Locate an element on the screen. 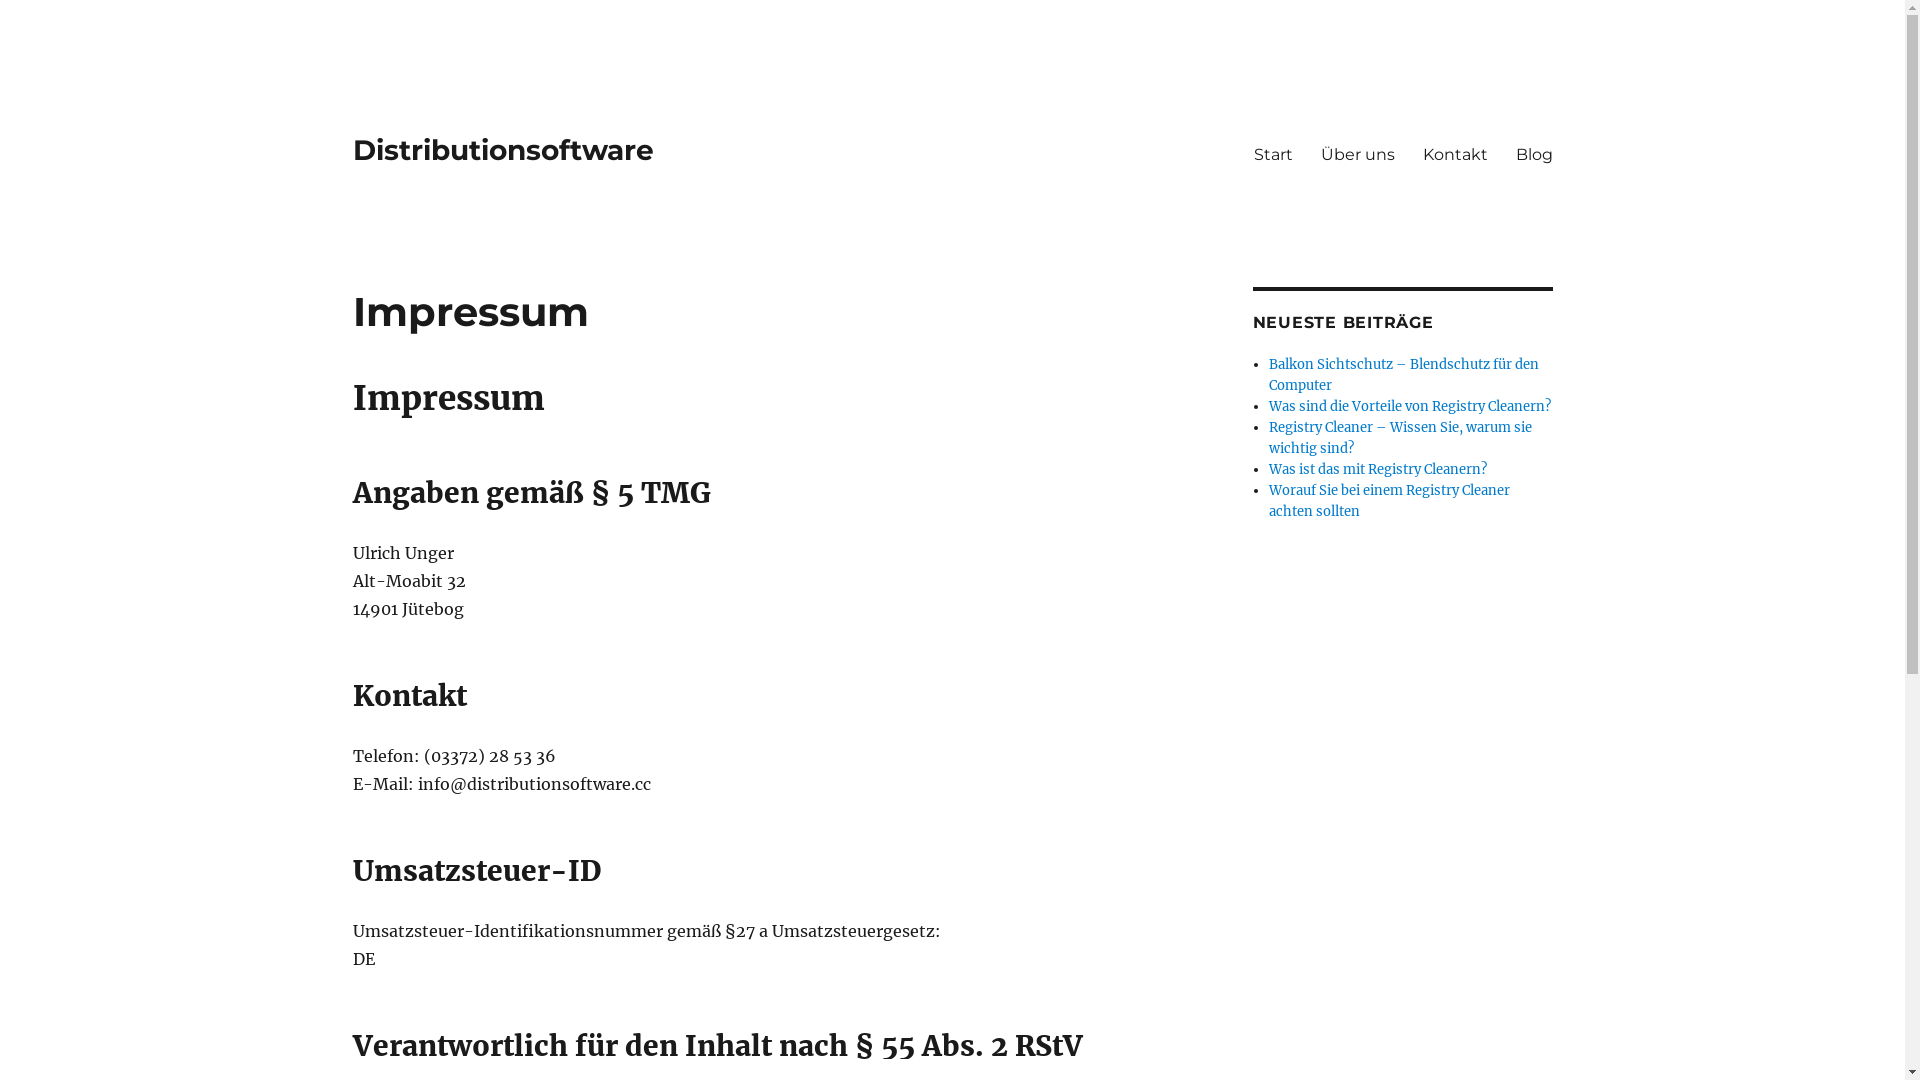 This screenshot has width=1920, height=1080. 'Distributionsoftware' is located at coordinates (502, 149).